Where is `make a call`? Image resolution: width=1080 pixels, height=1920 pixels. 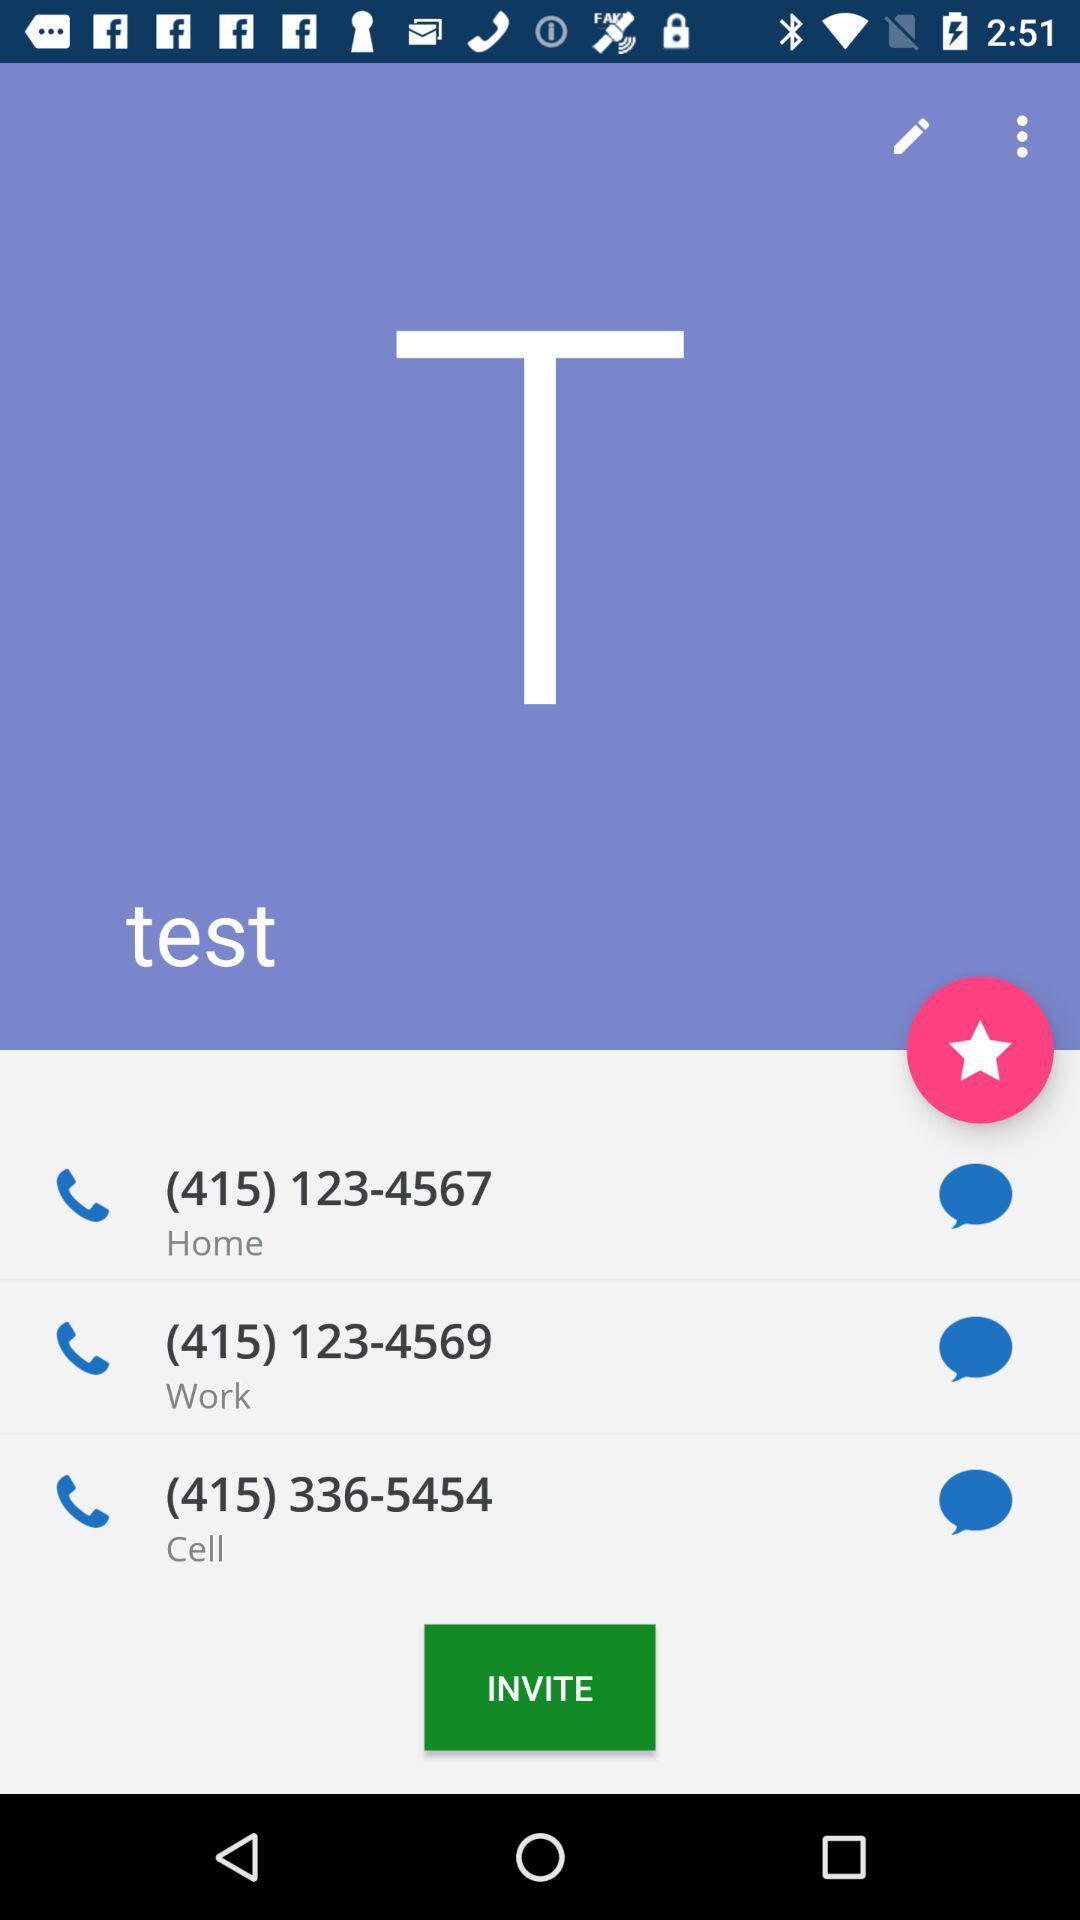 make a call is located at coordinates (81, 1502).